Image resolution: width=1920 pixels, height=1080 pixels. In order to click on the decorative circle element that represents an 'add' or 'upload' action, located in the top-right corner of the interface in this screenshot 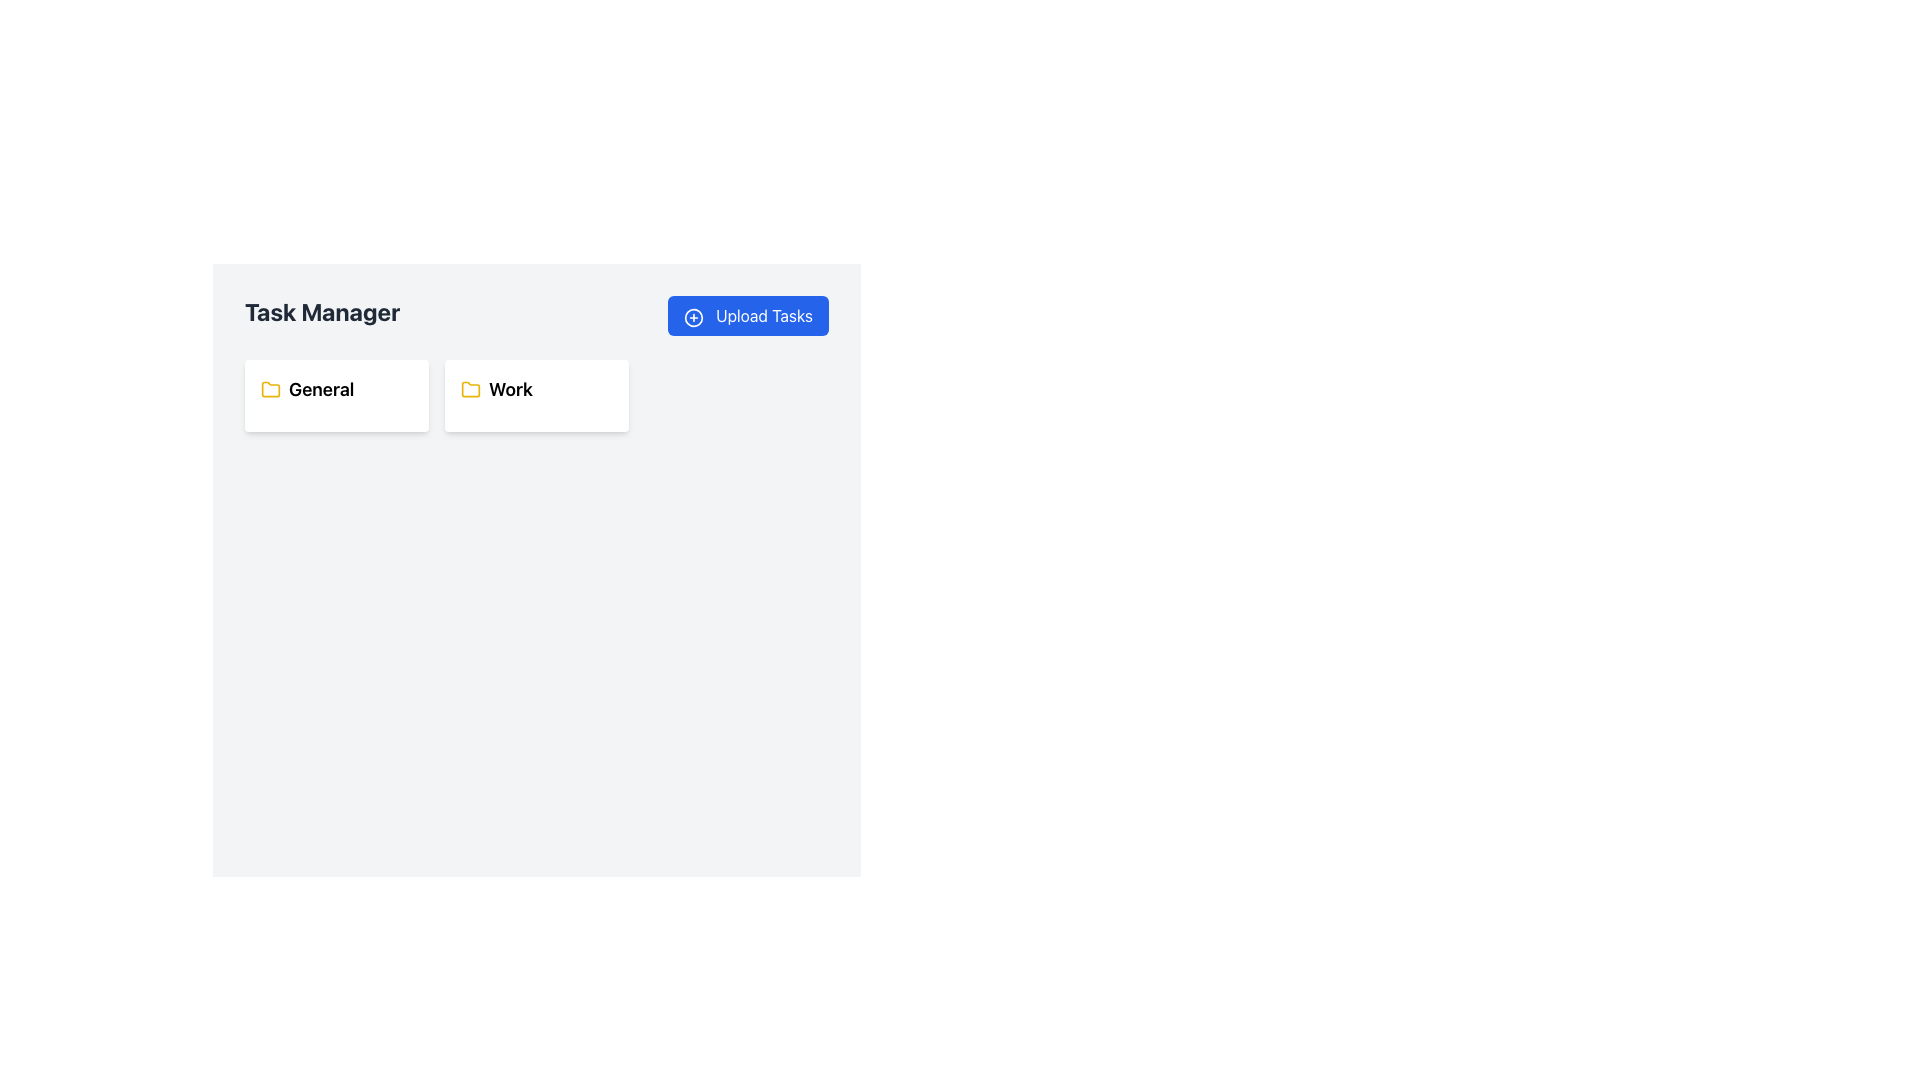, I will do `click(693, 316)`.